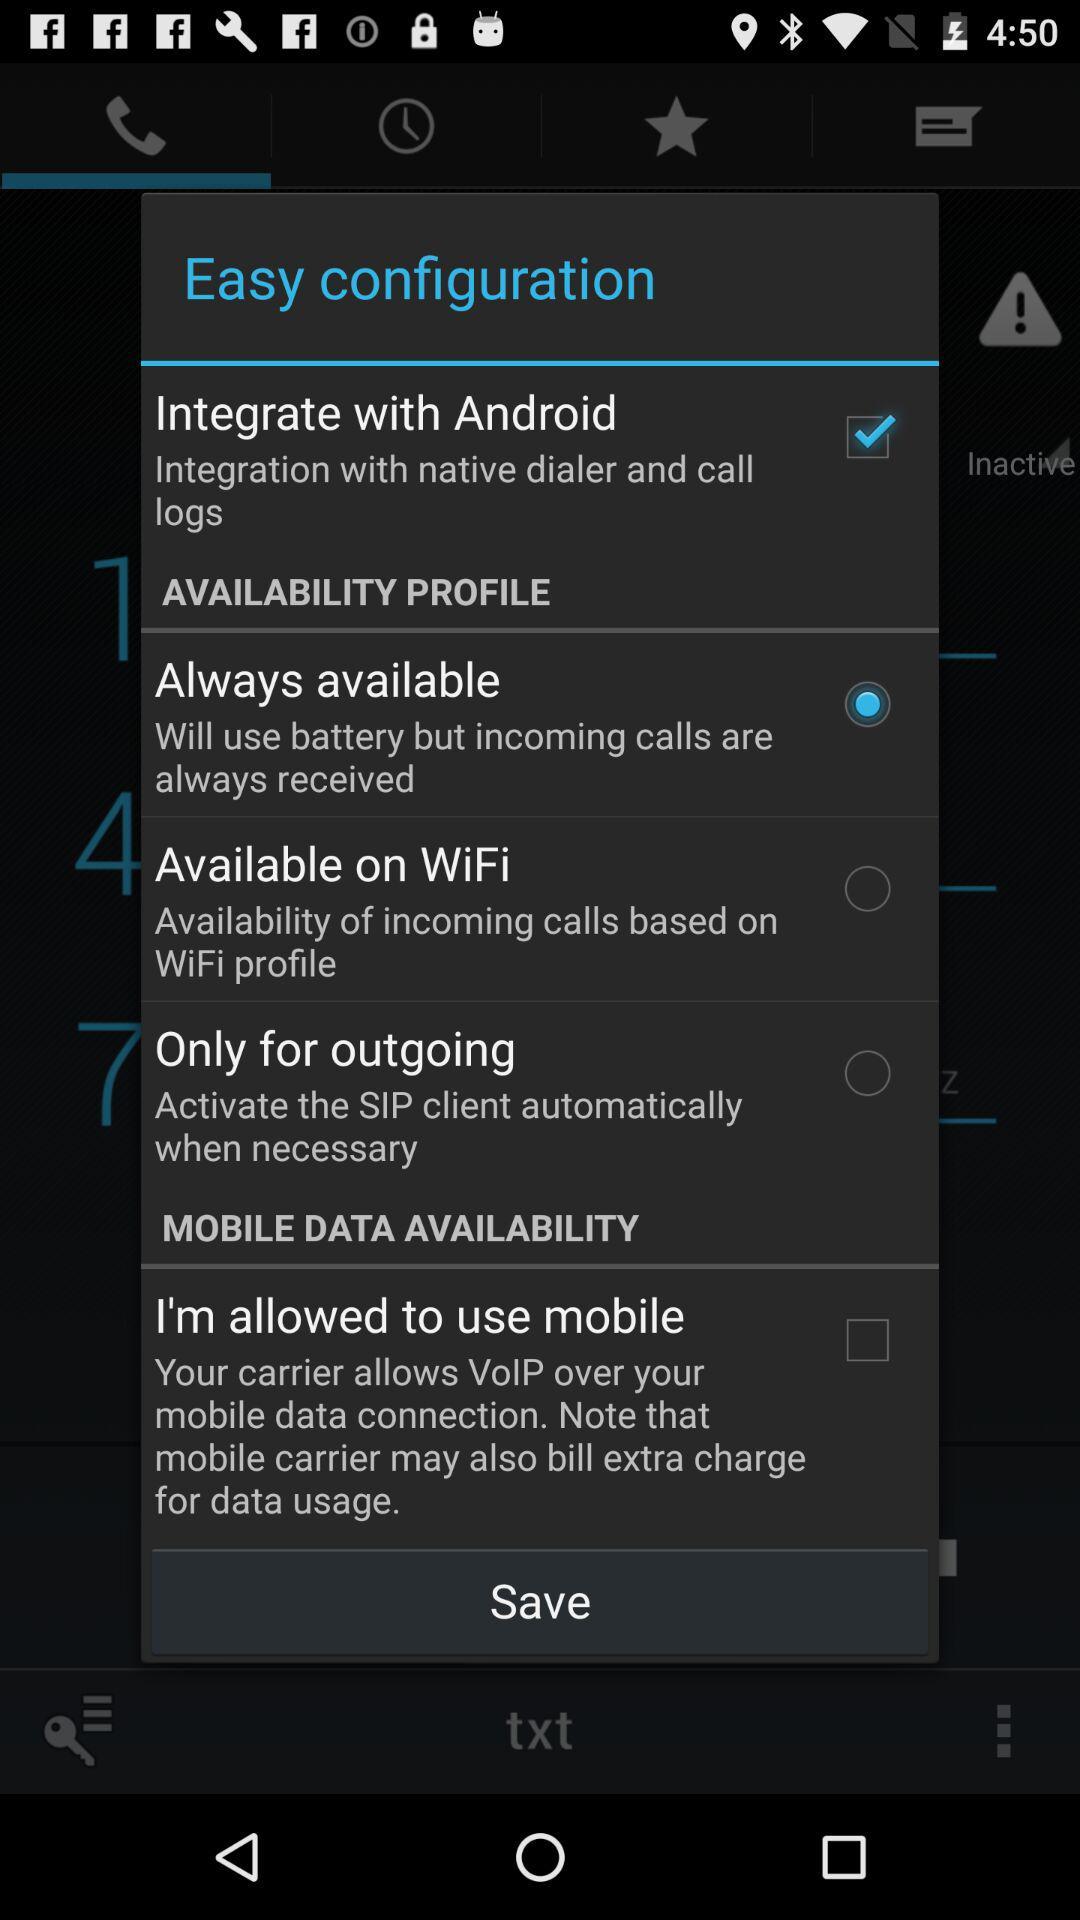  What do you see at coordinates (866, 1340) in the screenshot?
I see `the item next to the i m allowed` at bounding box center [866, 1340].